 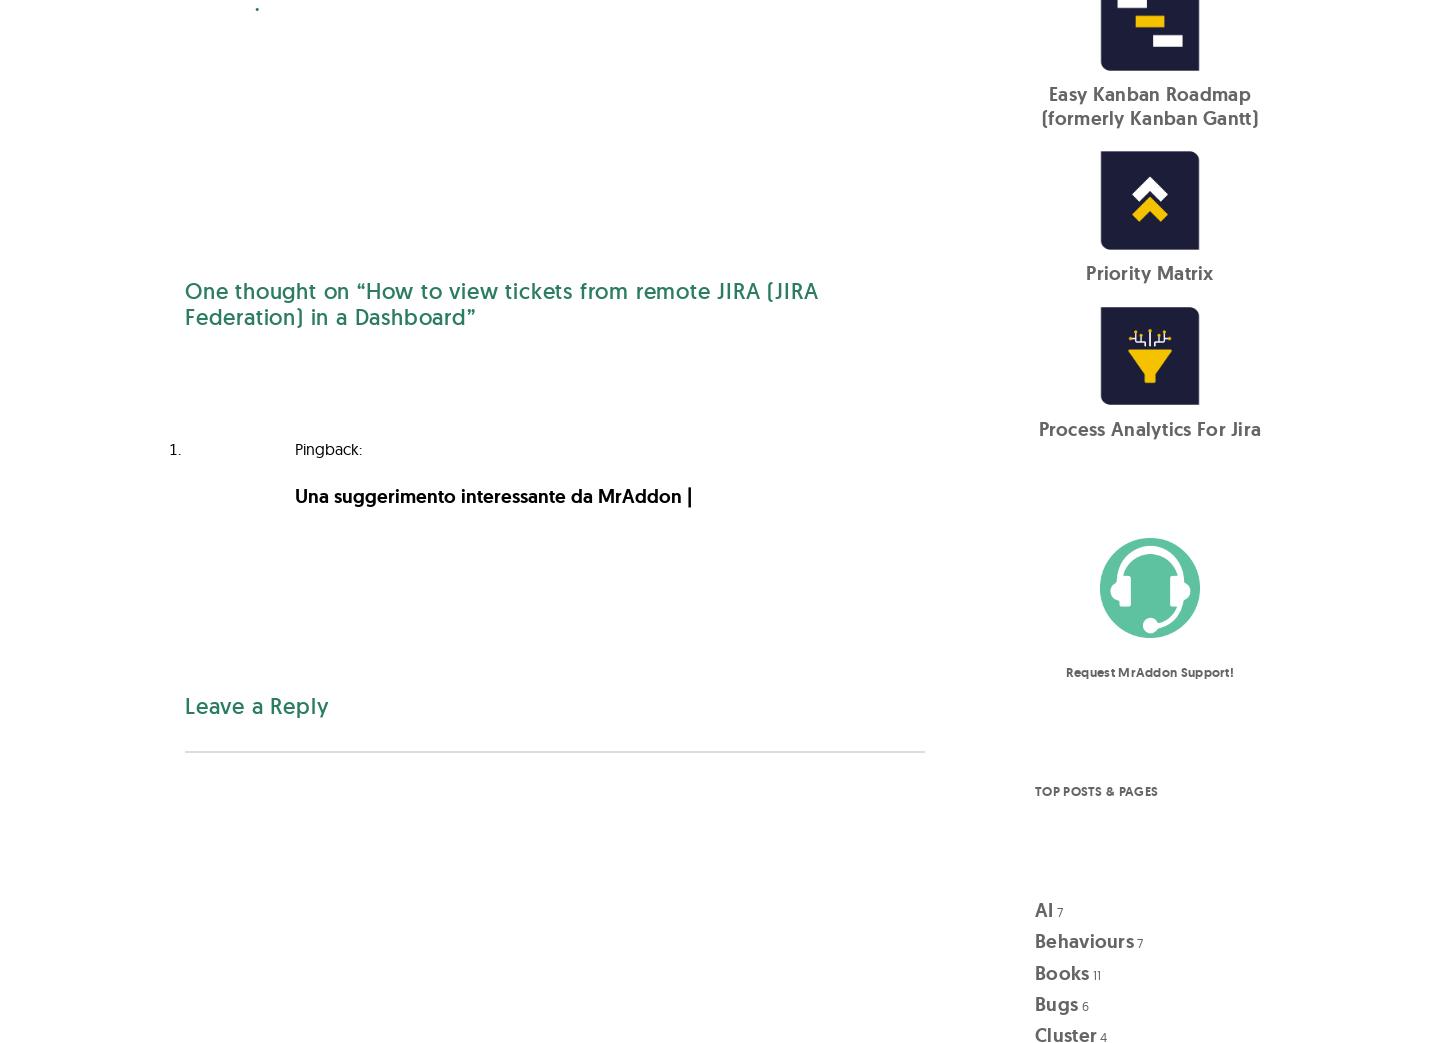 What do you see at coordinates (1148, 273) in the screenshot?
I see `'Priority Matrix'` at bounding box center [1148, 273].